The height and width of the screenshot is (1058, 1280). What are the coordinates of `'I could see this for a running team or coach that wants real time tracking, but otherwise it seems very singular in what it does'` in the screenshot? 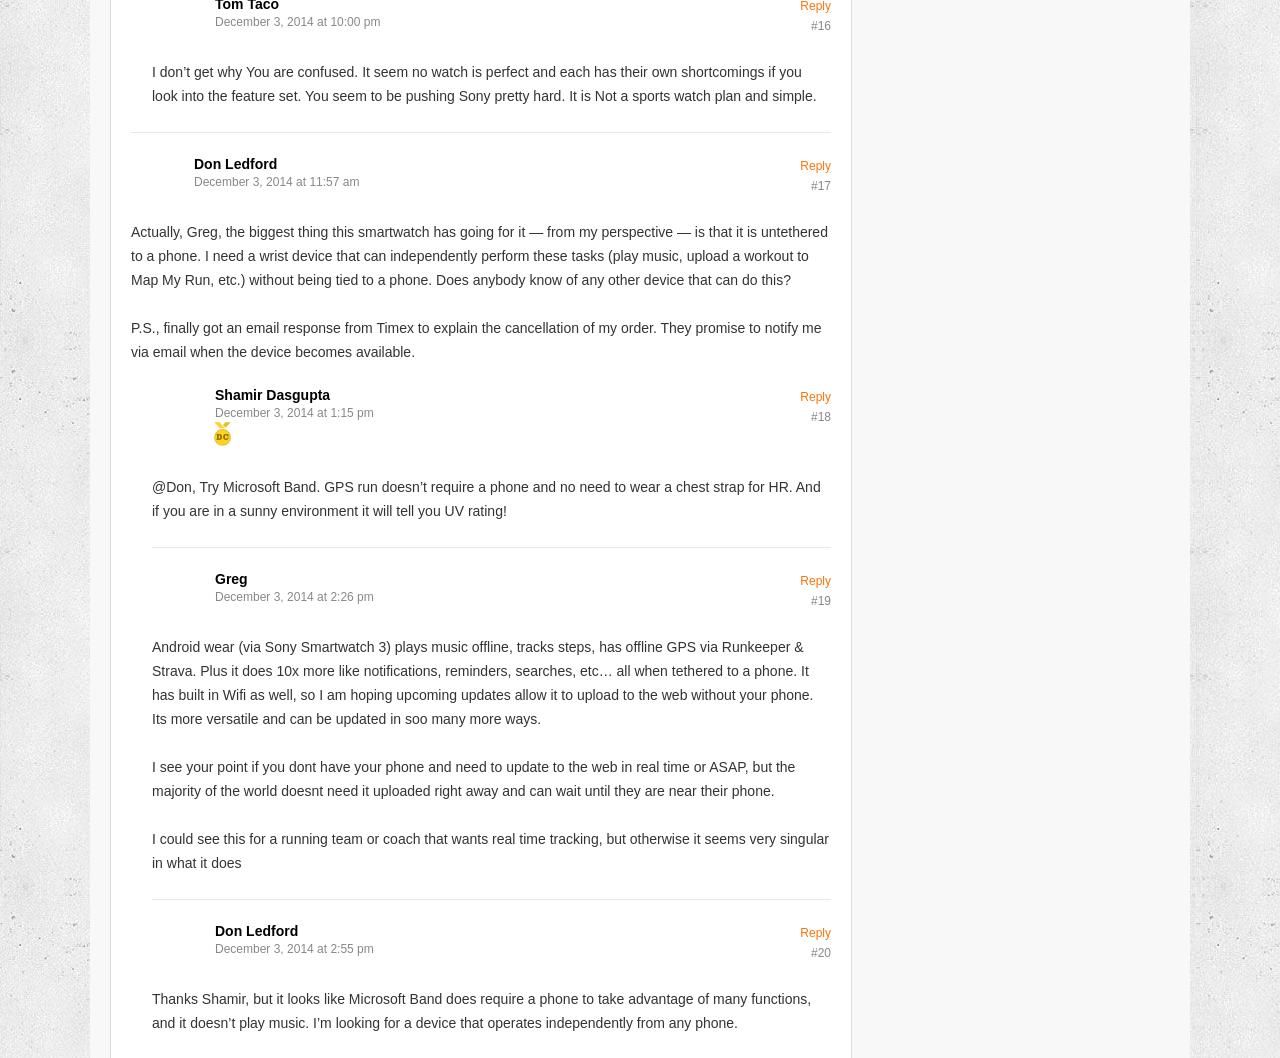 It's located at (489, 848).